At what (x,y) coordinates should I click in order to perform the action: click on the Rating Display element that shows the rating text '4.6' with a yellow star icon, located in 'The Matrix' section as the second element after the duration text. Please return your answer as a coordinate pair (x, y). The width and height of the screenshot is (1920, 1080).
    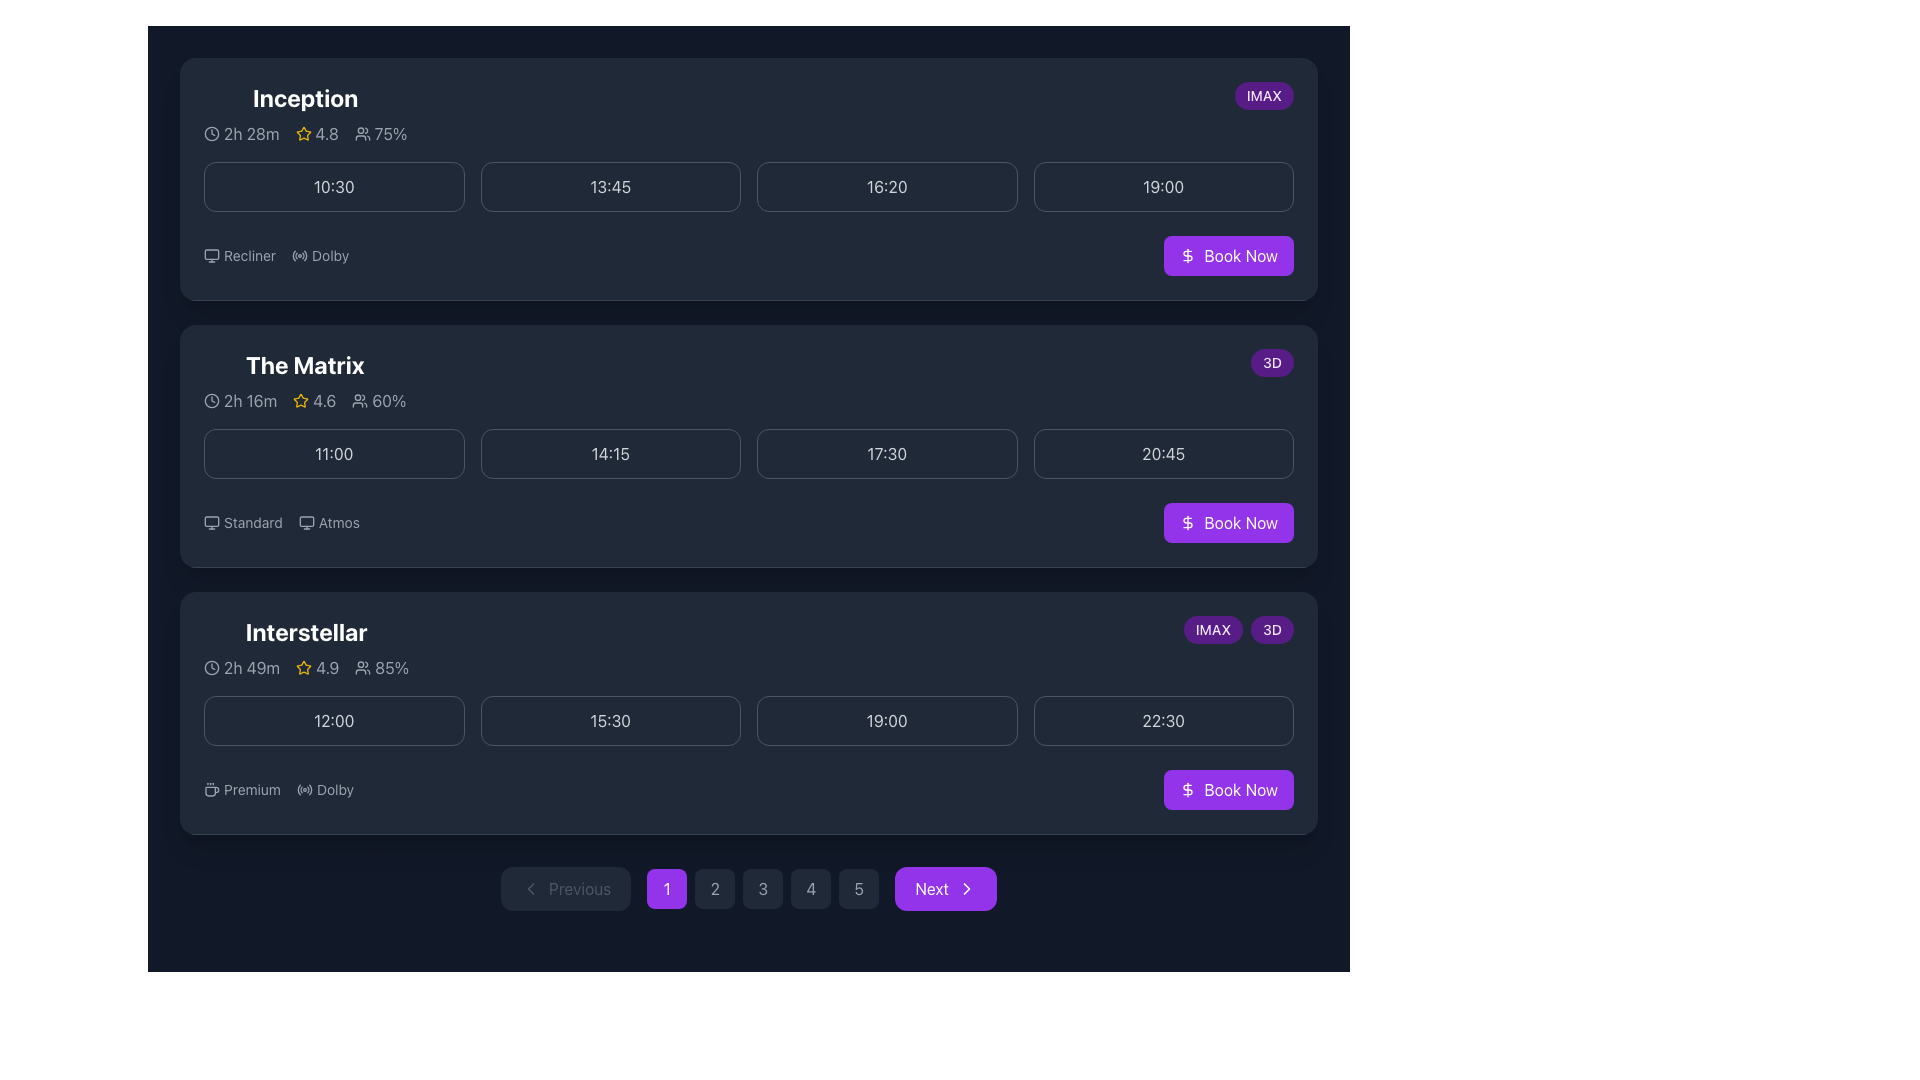
    Looking at the image, I should click on (313, 401).